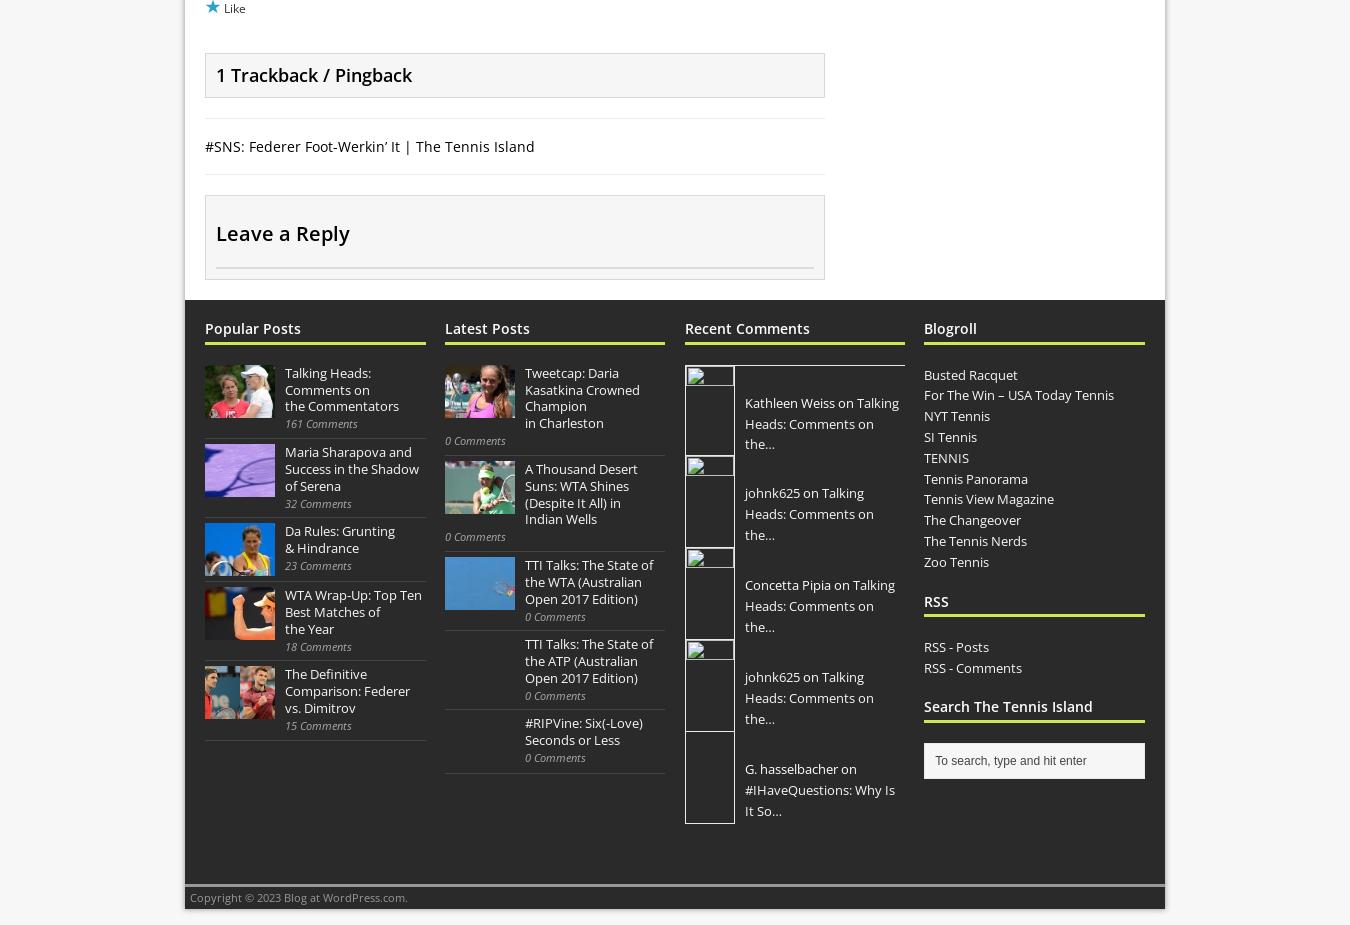  What do you see at coordinates (281, 232) in the screenshot?
I see `'Leave a Reply'` at bounding box center [281, 232].